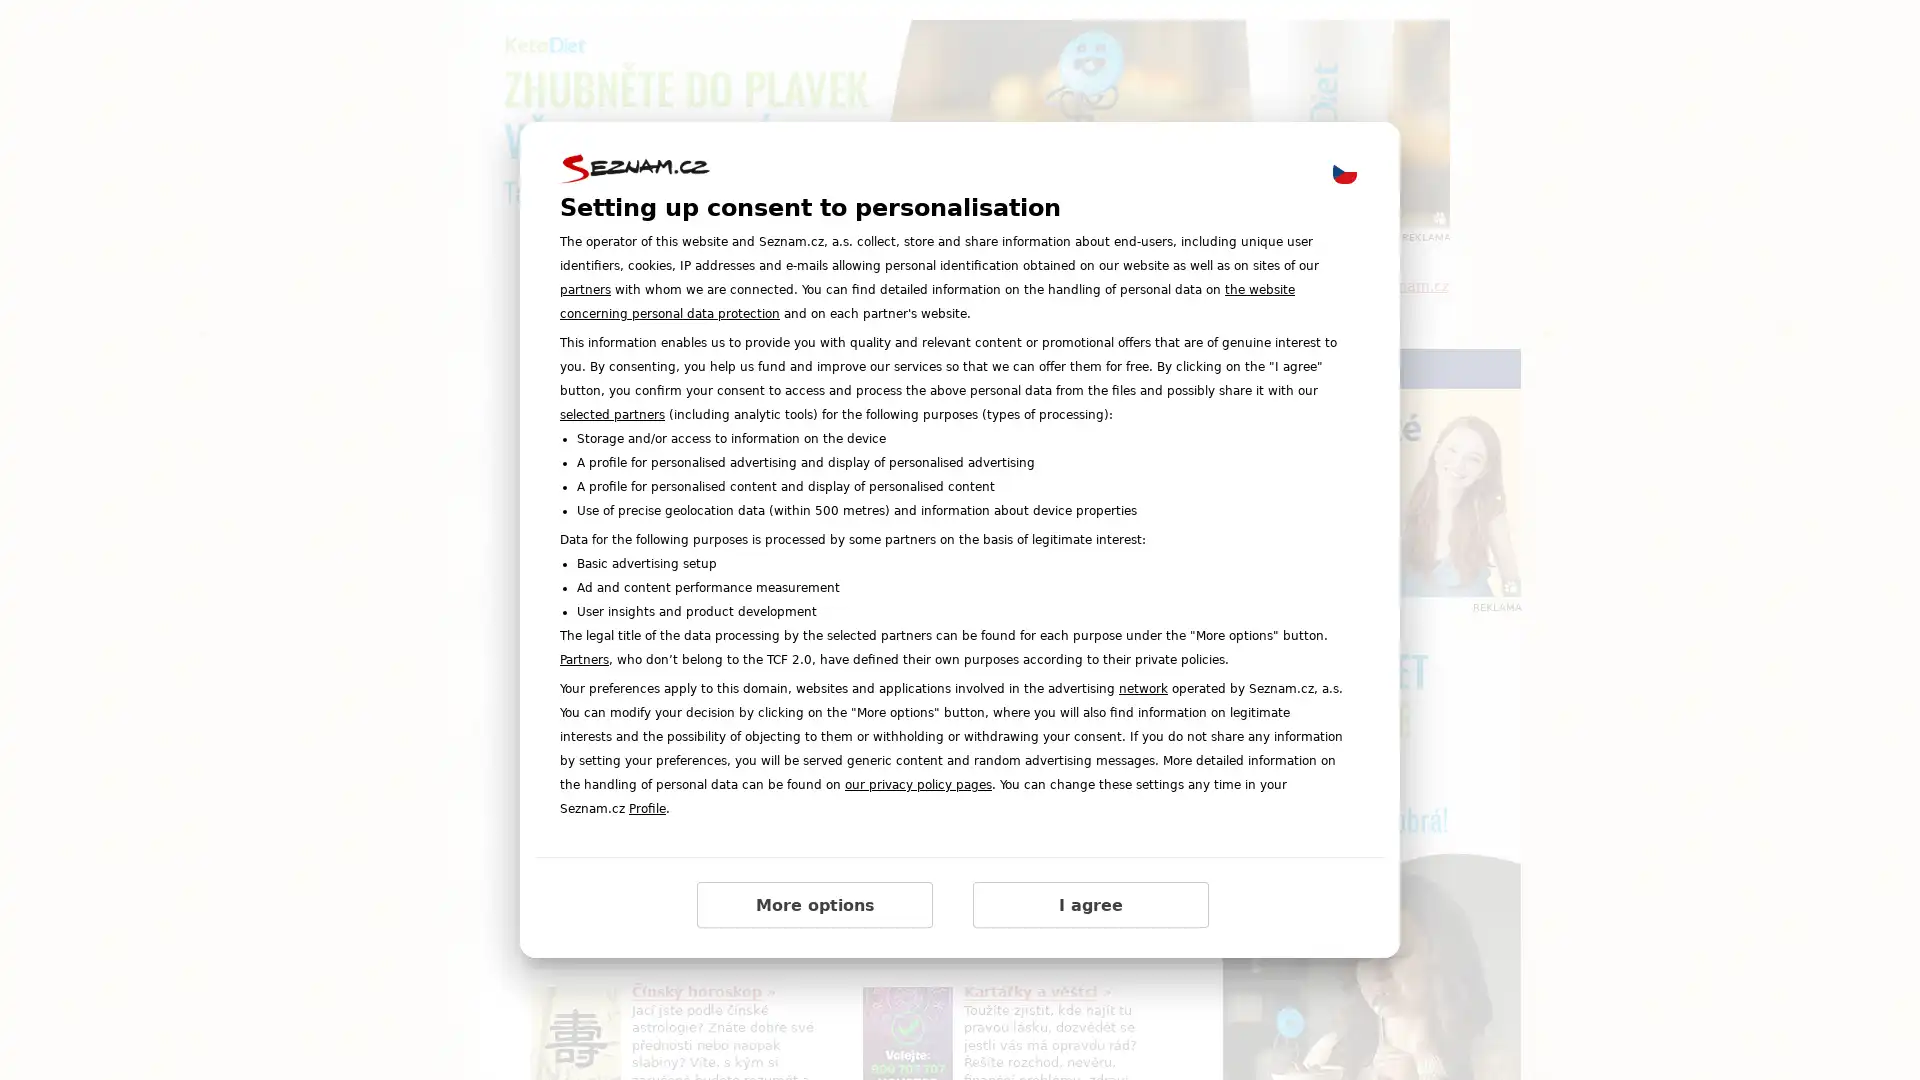  What do you see at coordinates (815, 905) in the screenshot?
I see `More options` at bounding box center [815, 905].